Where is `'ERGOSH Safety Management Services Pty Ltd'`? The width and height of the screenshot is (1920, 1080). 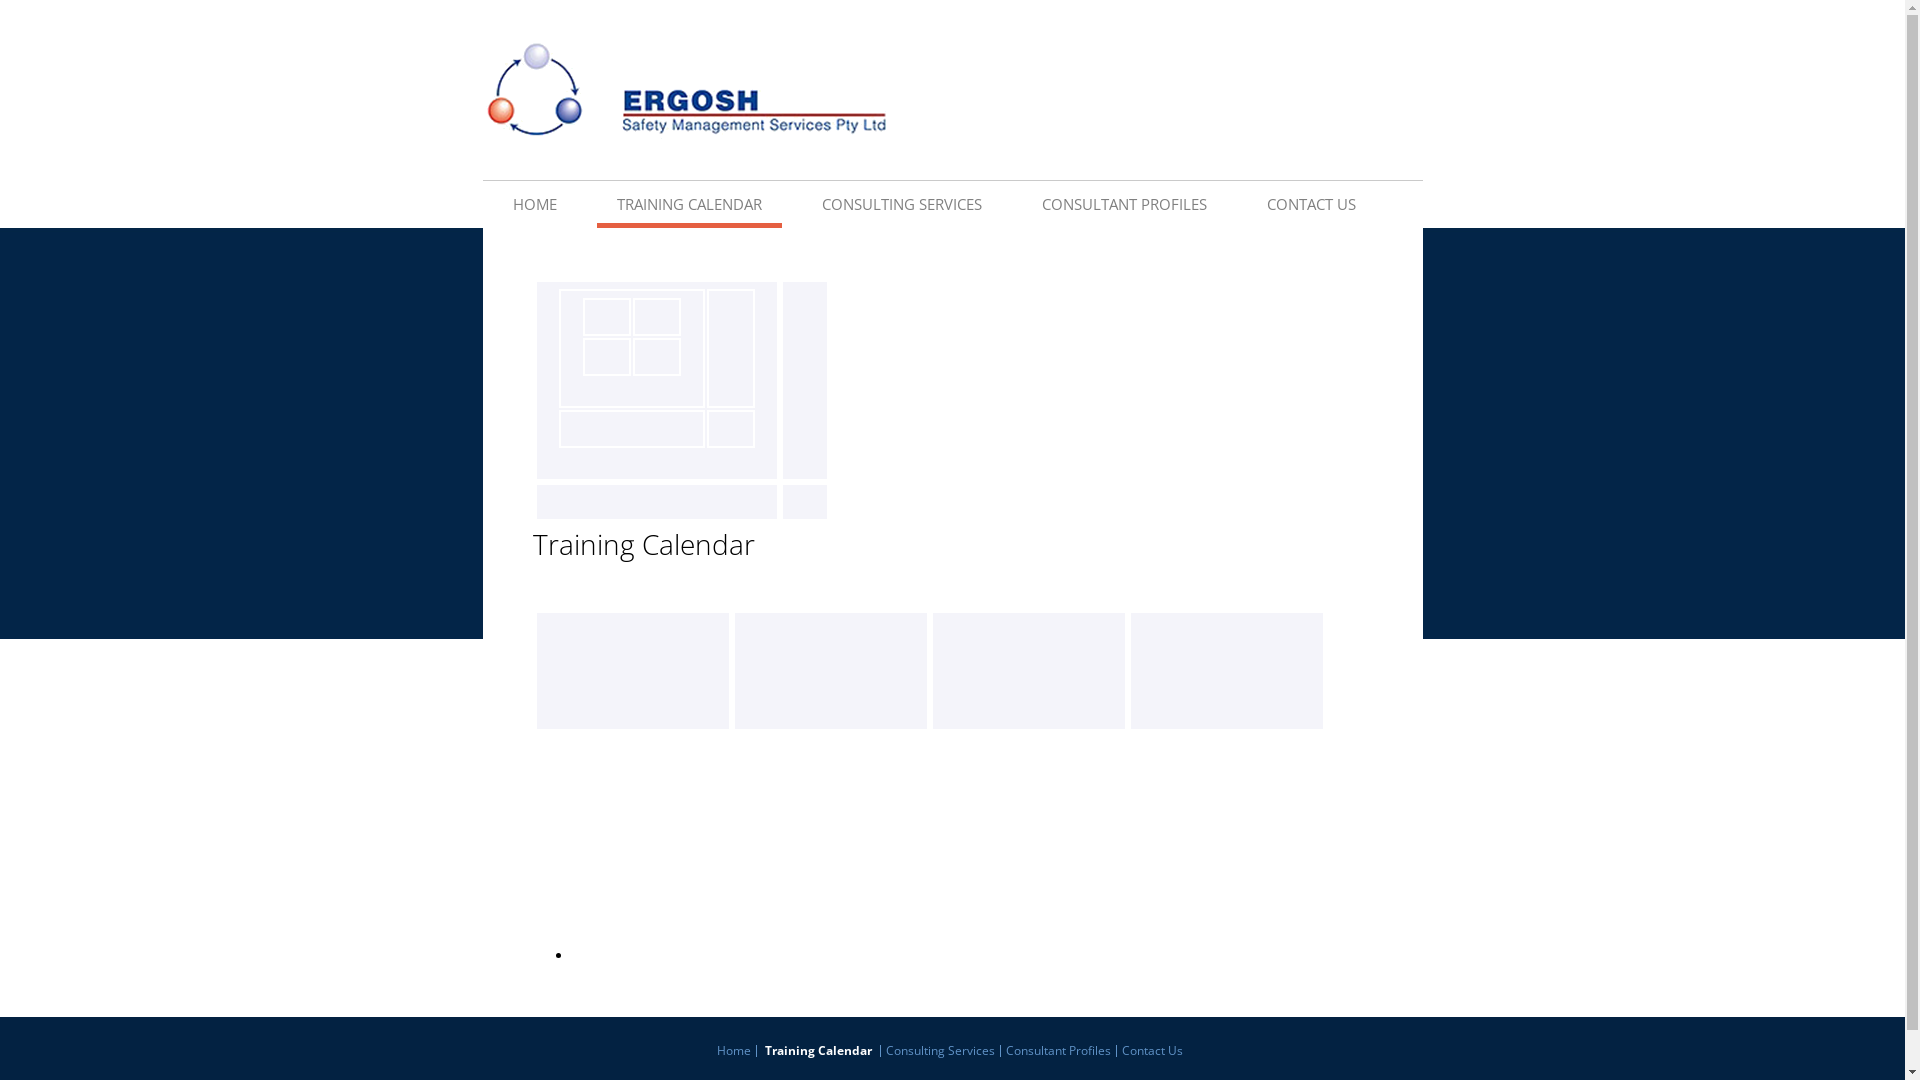
'ERGOSH Safety Management Services Pty Ltd' is located at coordinates (684, 88).